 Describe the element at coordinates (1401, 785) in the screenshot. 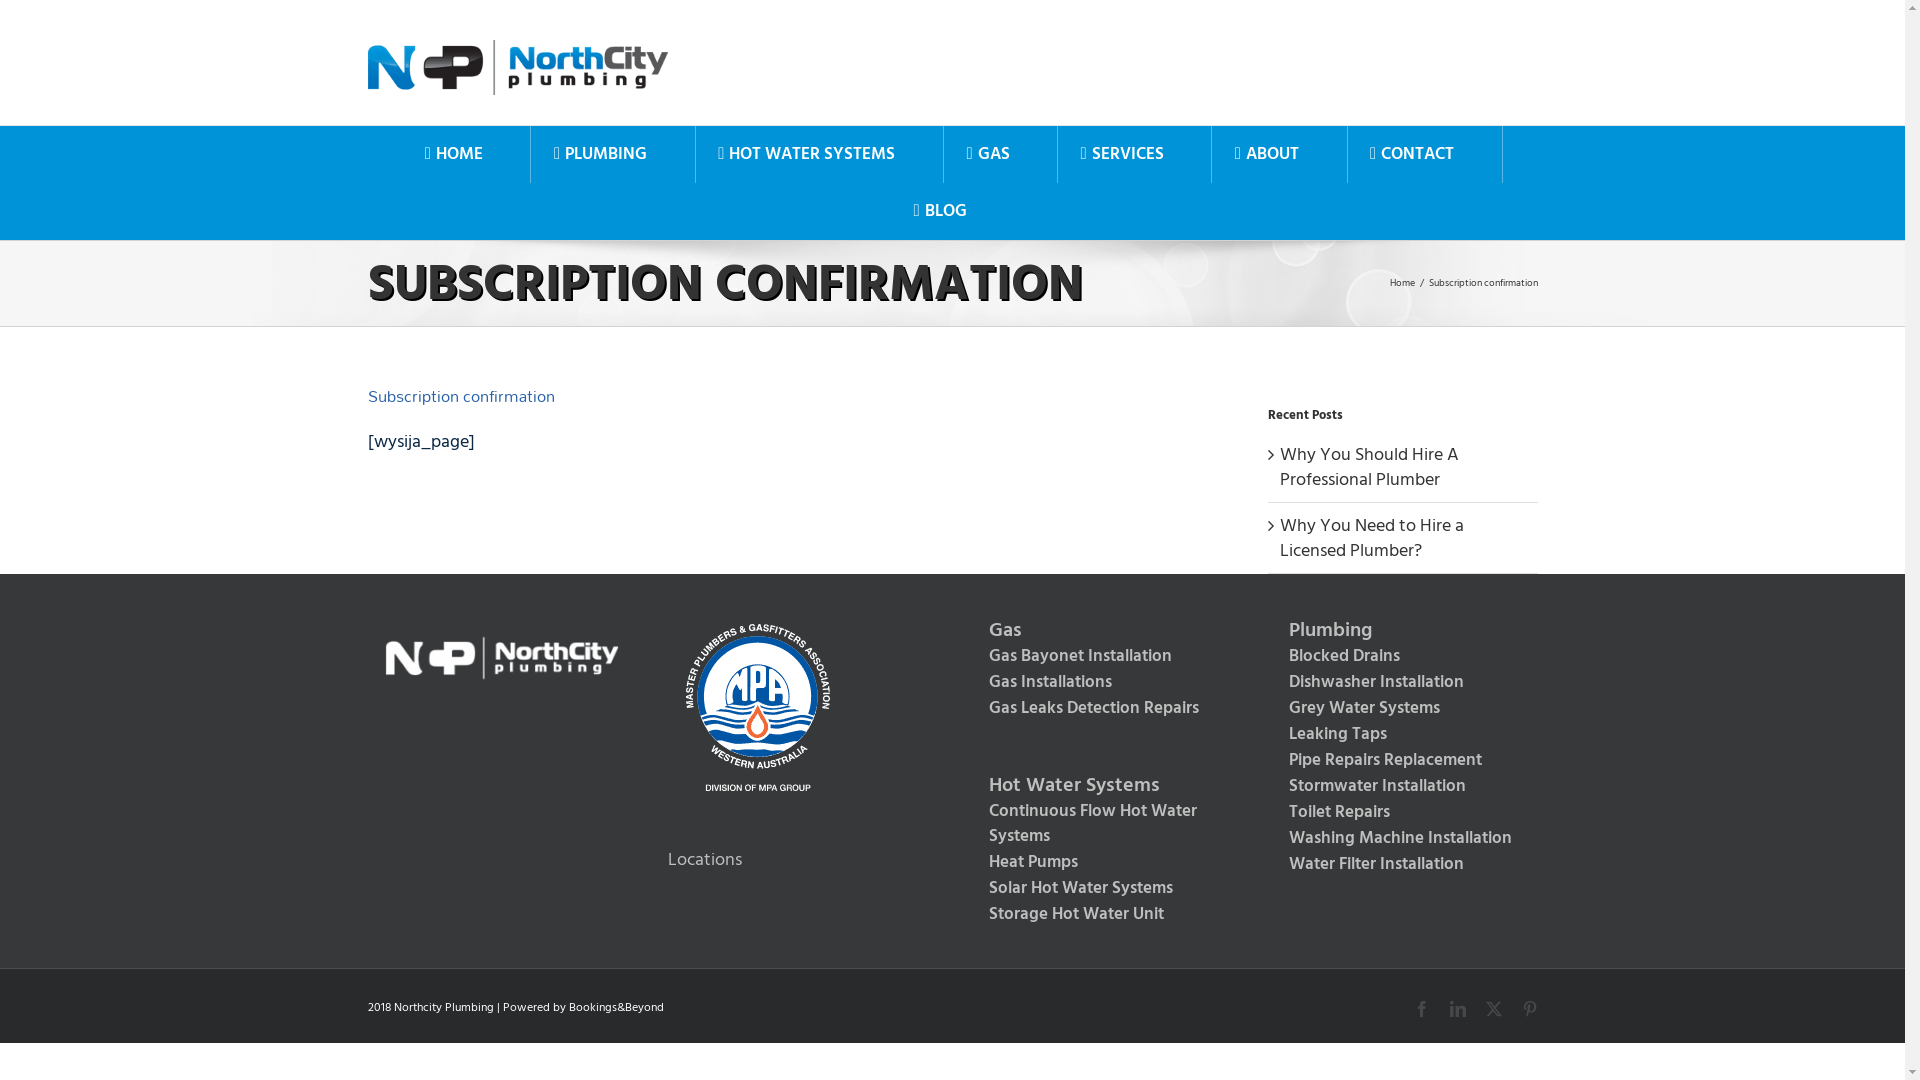

I see `'Stormwater Installation'` at that location.